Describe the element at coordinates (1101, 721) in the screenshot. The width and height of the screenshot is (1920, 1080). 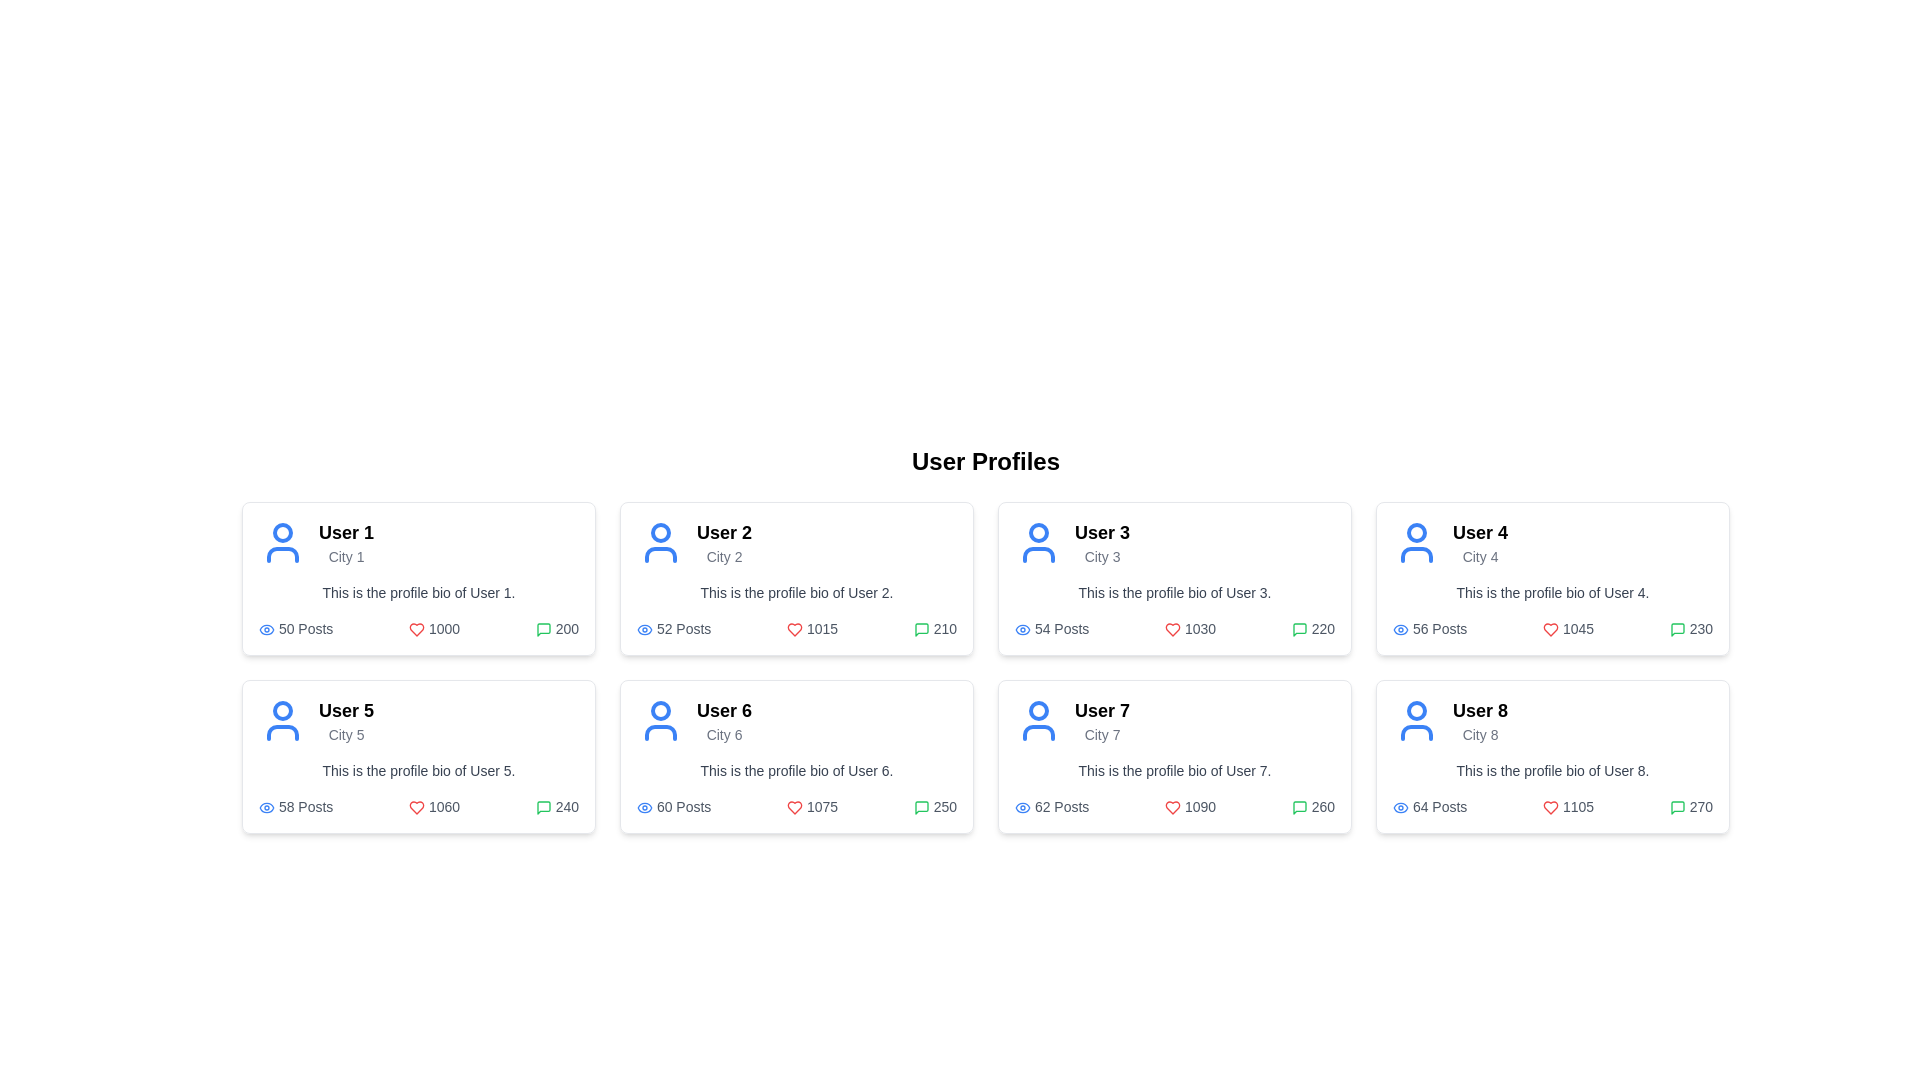
I see `text content of the Text display showing 'User 7' in bold and 'City 7' in smaller gray font, located in the seventh profile card in a 4x2 grid layout` at that location.